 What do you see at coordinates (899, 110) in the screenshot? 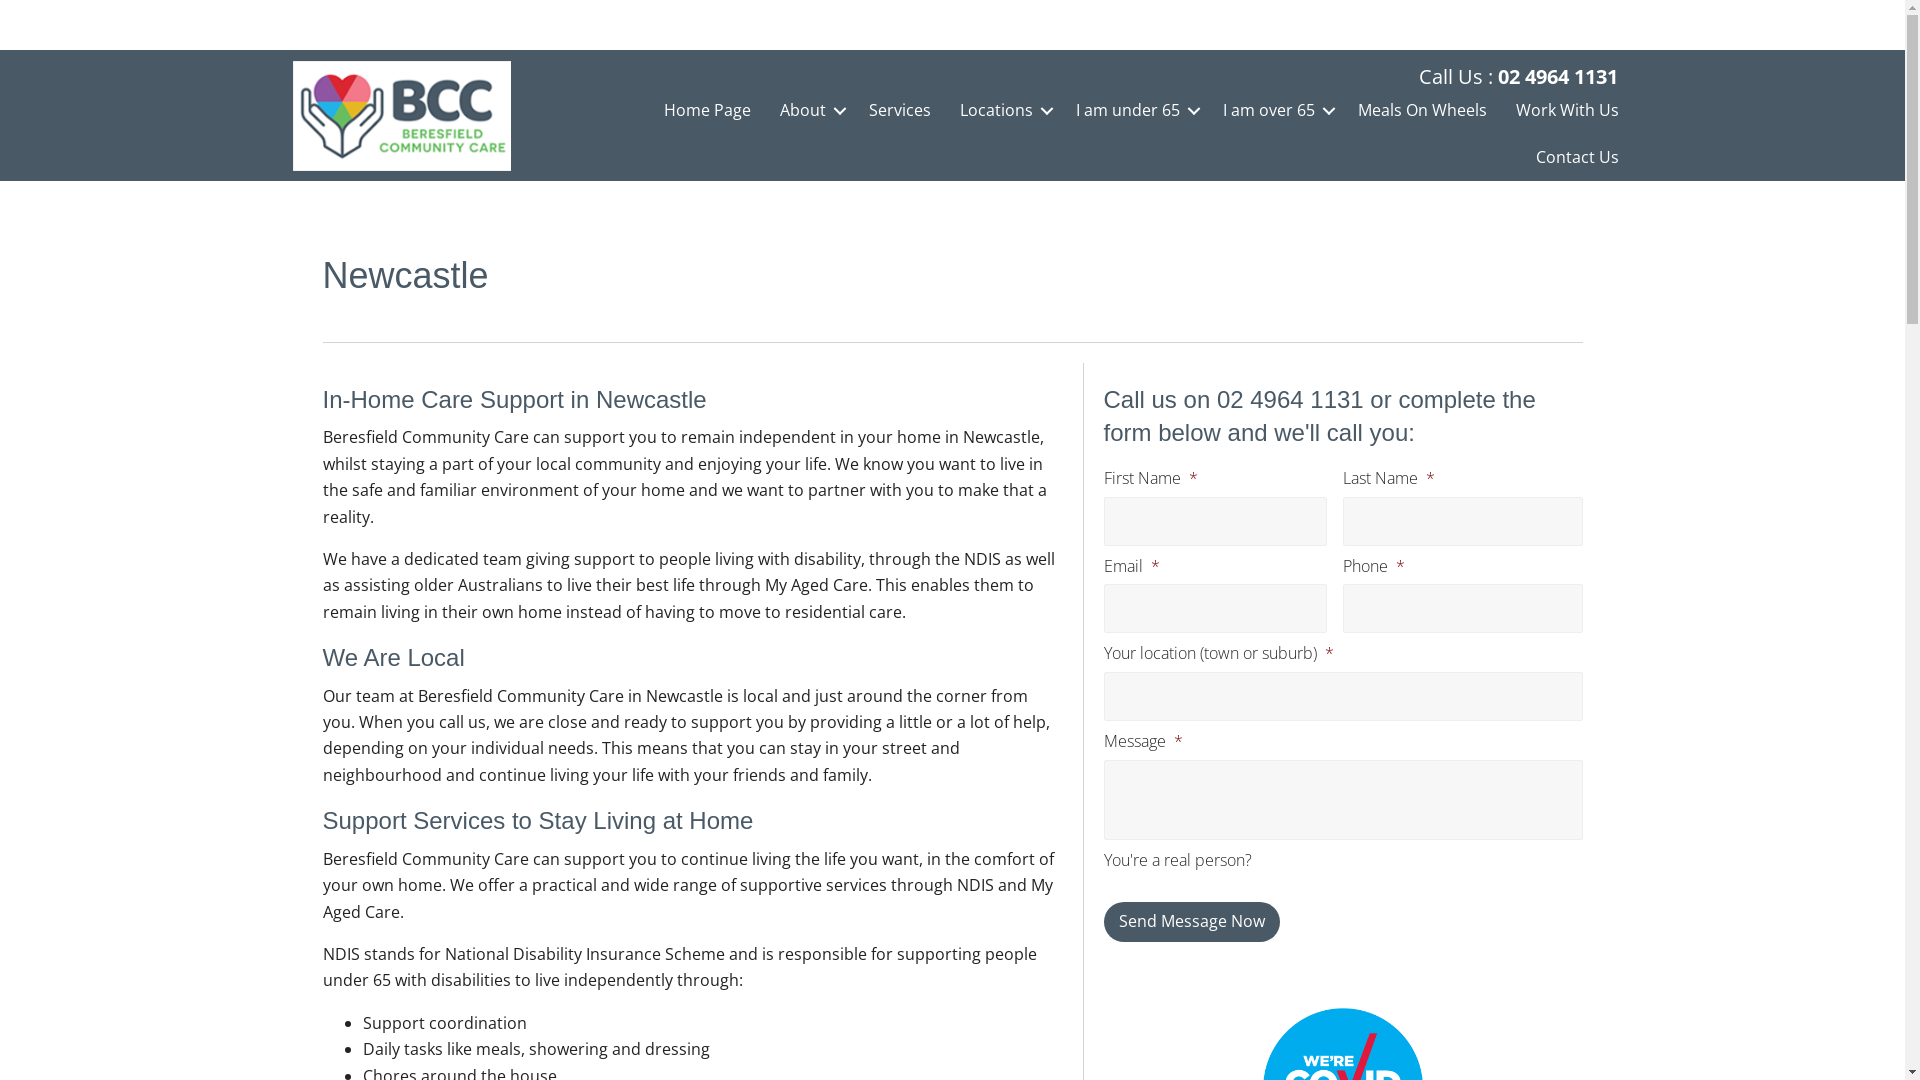
I see `'Services'` at bounding box center [899, 110].